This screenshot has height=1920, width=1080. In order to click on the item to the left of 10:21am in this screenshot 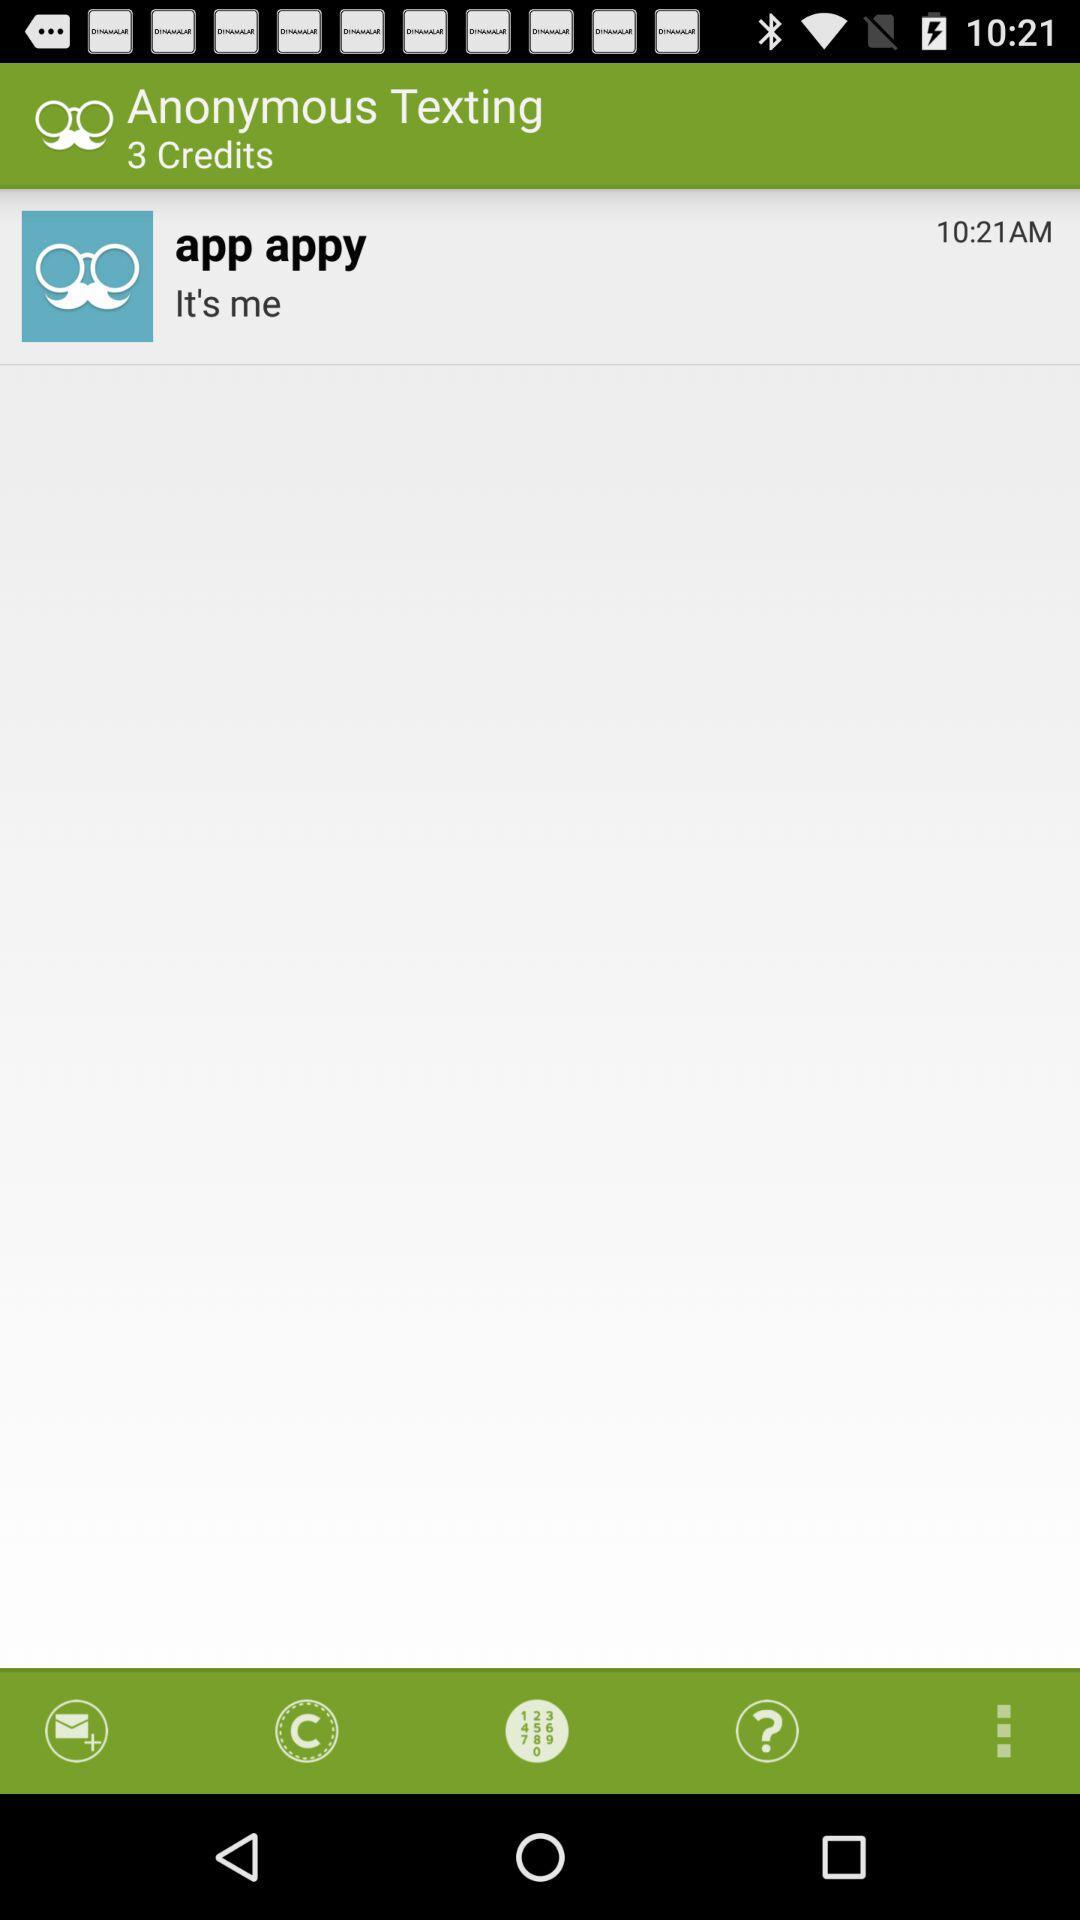, I will do `click(270, 238)`.